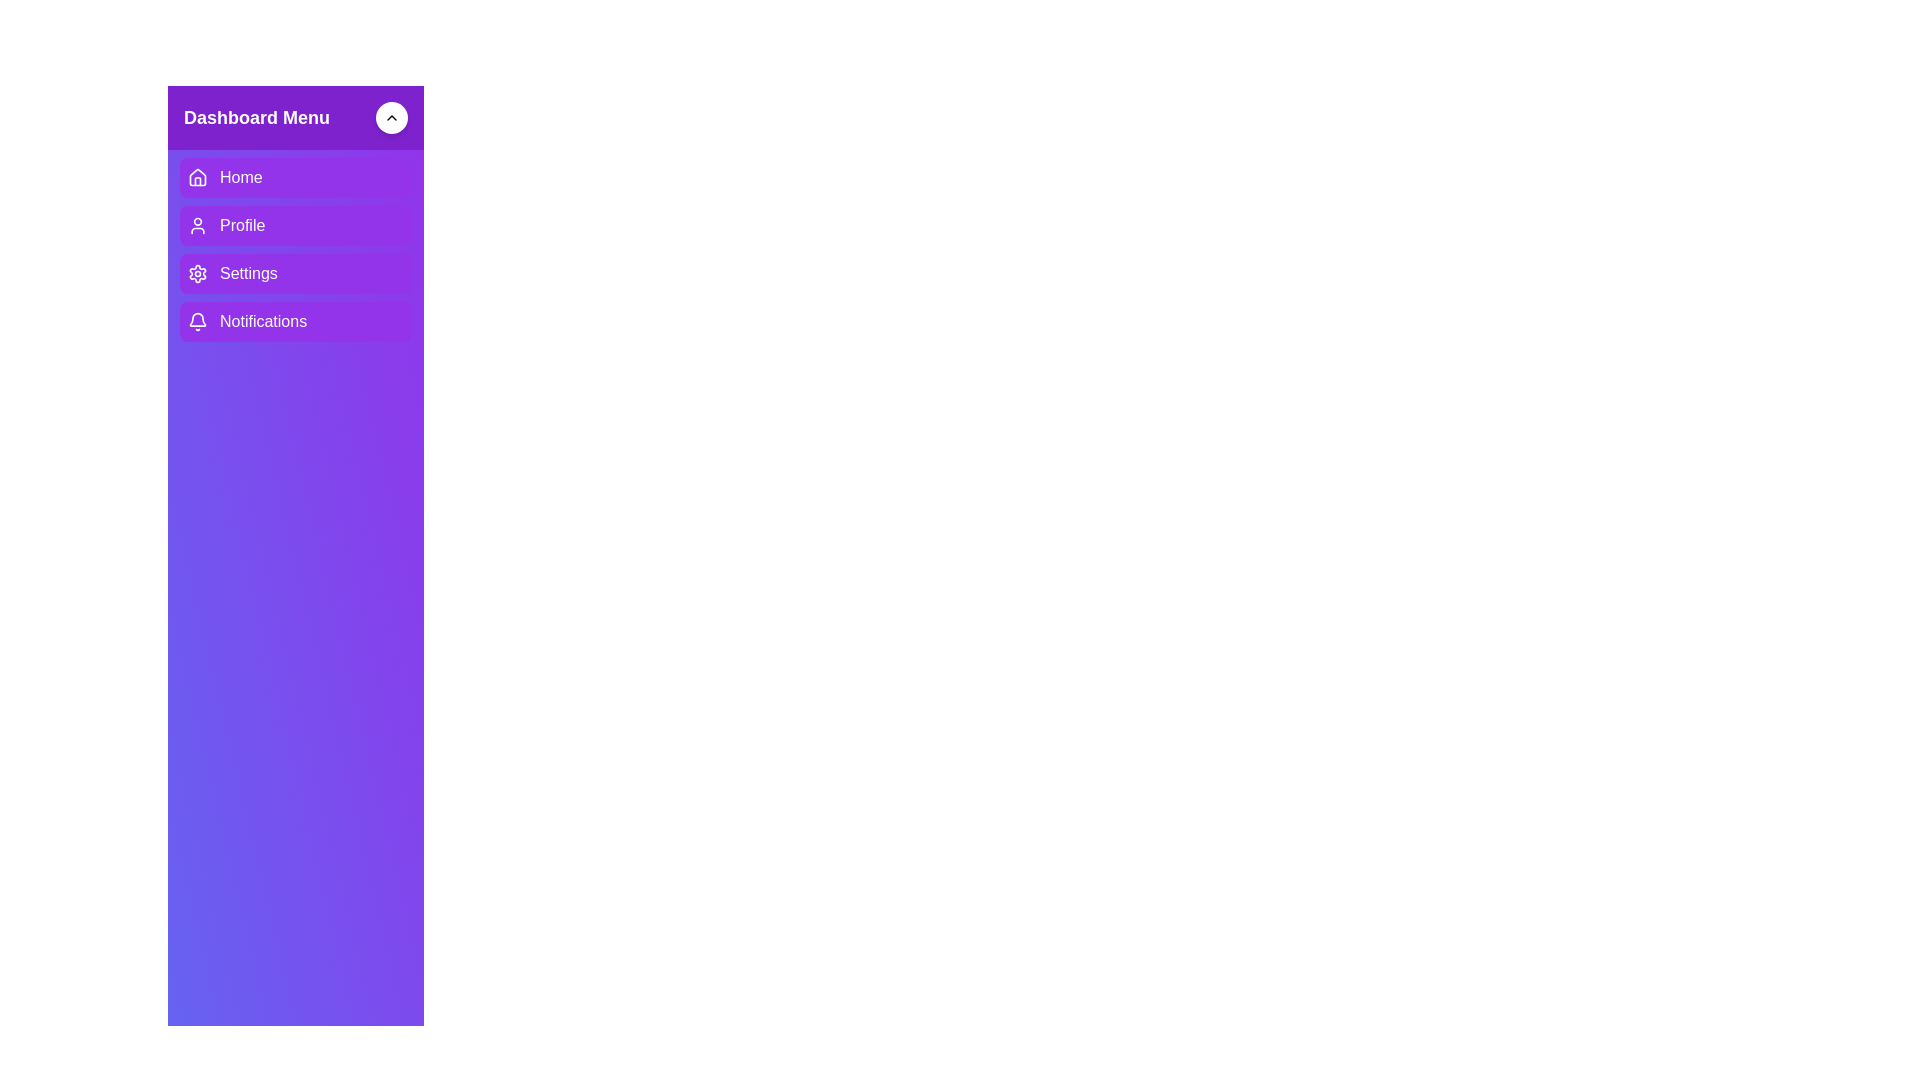 The image size is (1920, 1080). I want to click on the bell icon in the sidebar menu, which is associated with the 'Notifications' entry and positioned between the 'Settings' icon and no other menu entry, so click(197, 318).